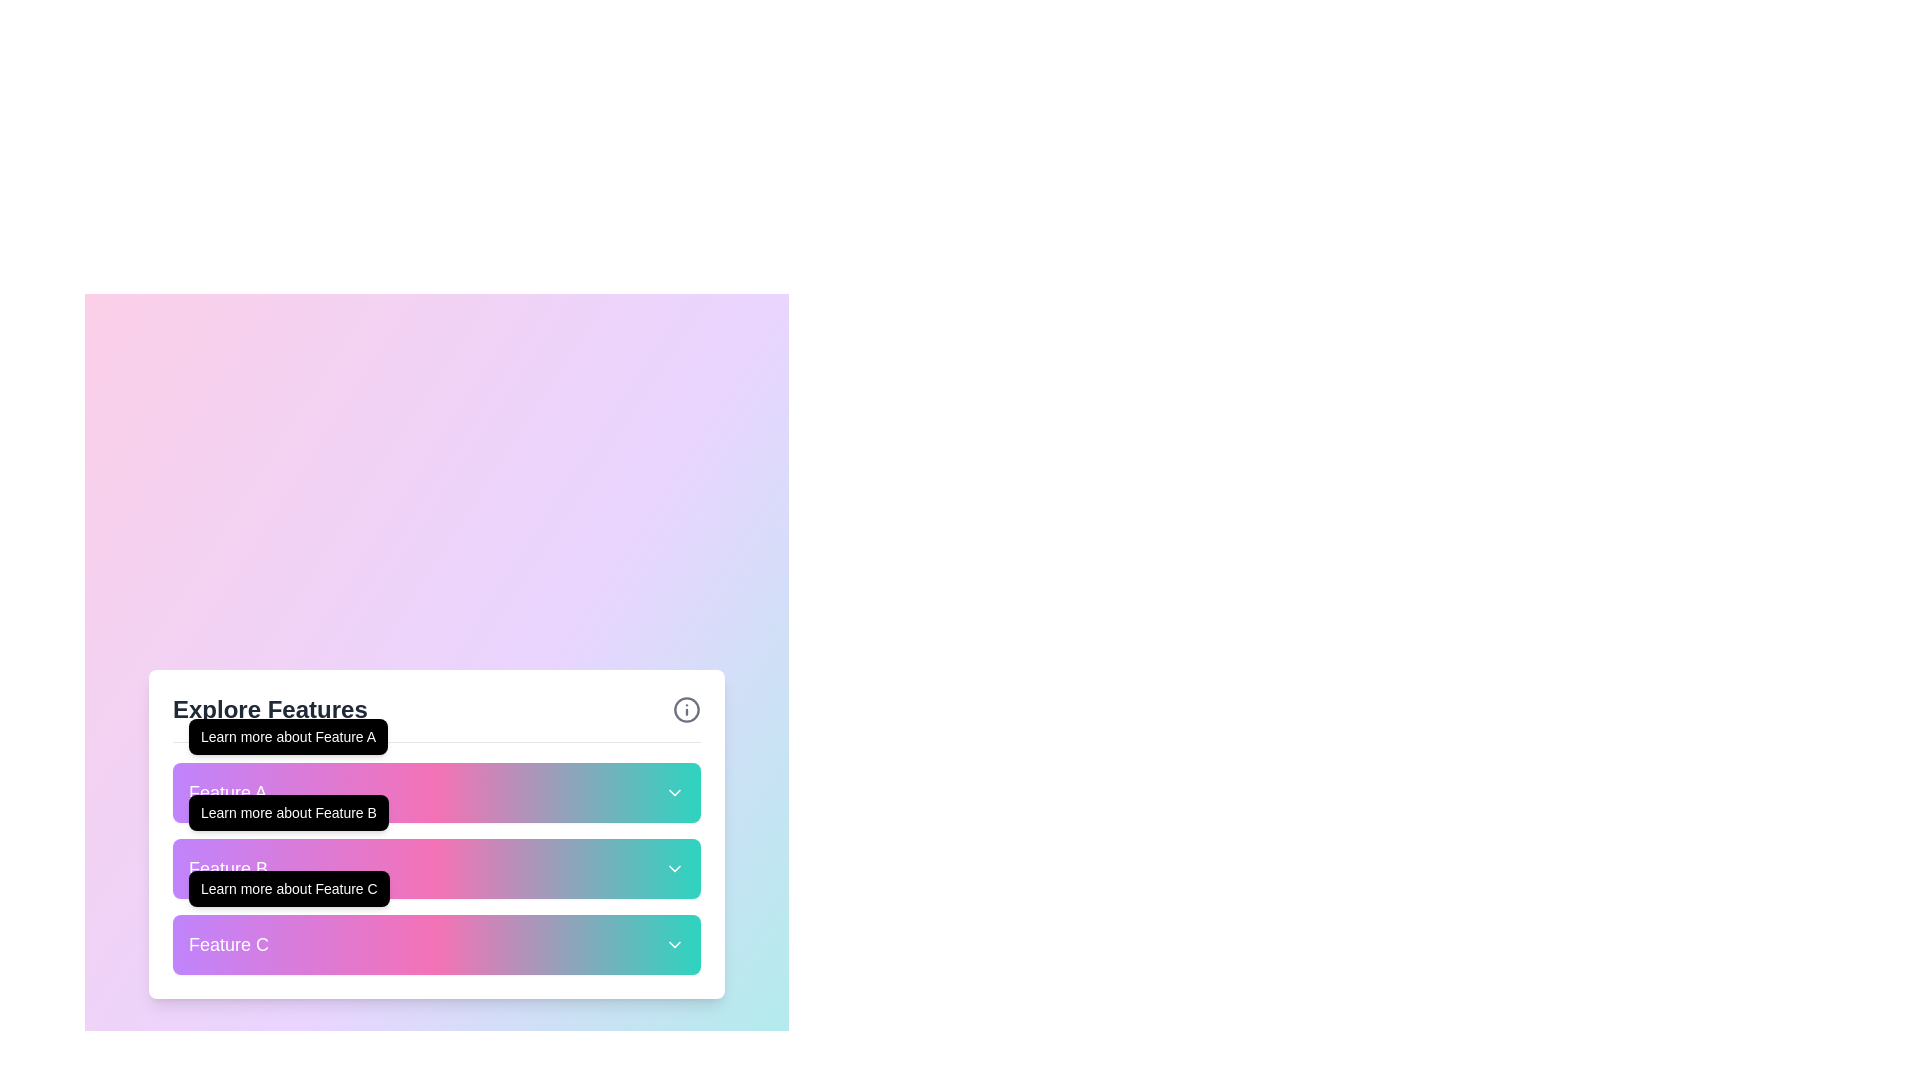 The image size is (1920, 1080). What do you see at coordinates (287, 812) in the screenshot?
I see `information provided by the tooltip located above the 'Feature B' block in the feature list` at bounding box center [287, 812].